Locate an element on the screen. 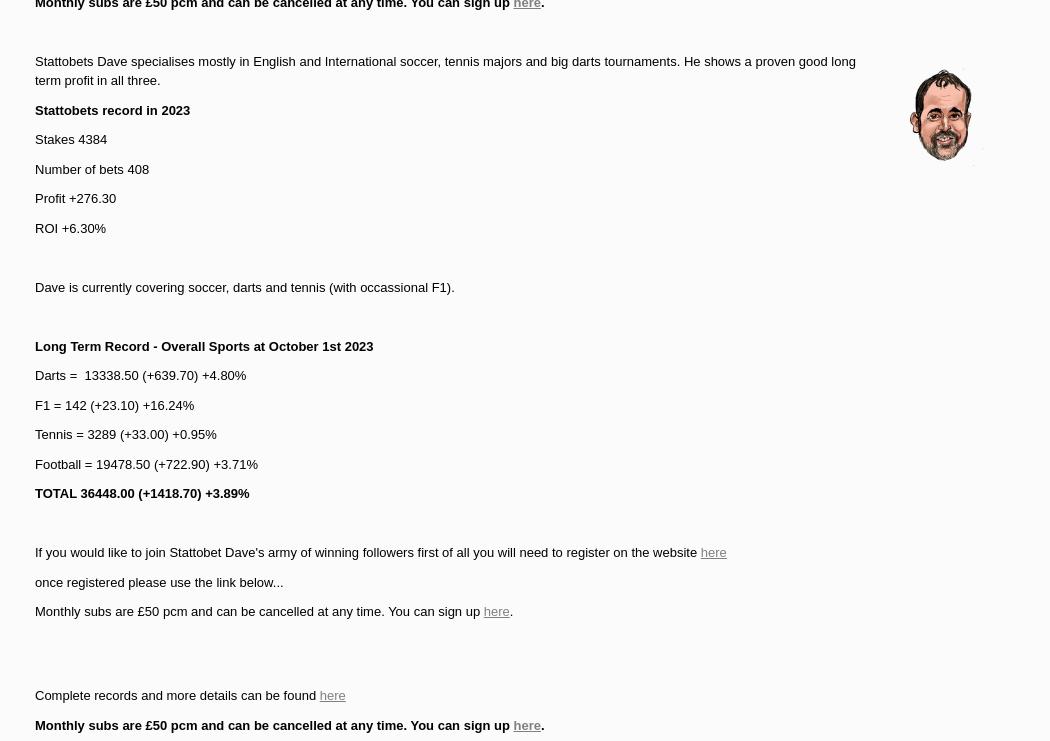  'Number of bets 408' is located at coordinates (91, 168).